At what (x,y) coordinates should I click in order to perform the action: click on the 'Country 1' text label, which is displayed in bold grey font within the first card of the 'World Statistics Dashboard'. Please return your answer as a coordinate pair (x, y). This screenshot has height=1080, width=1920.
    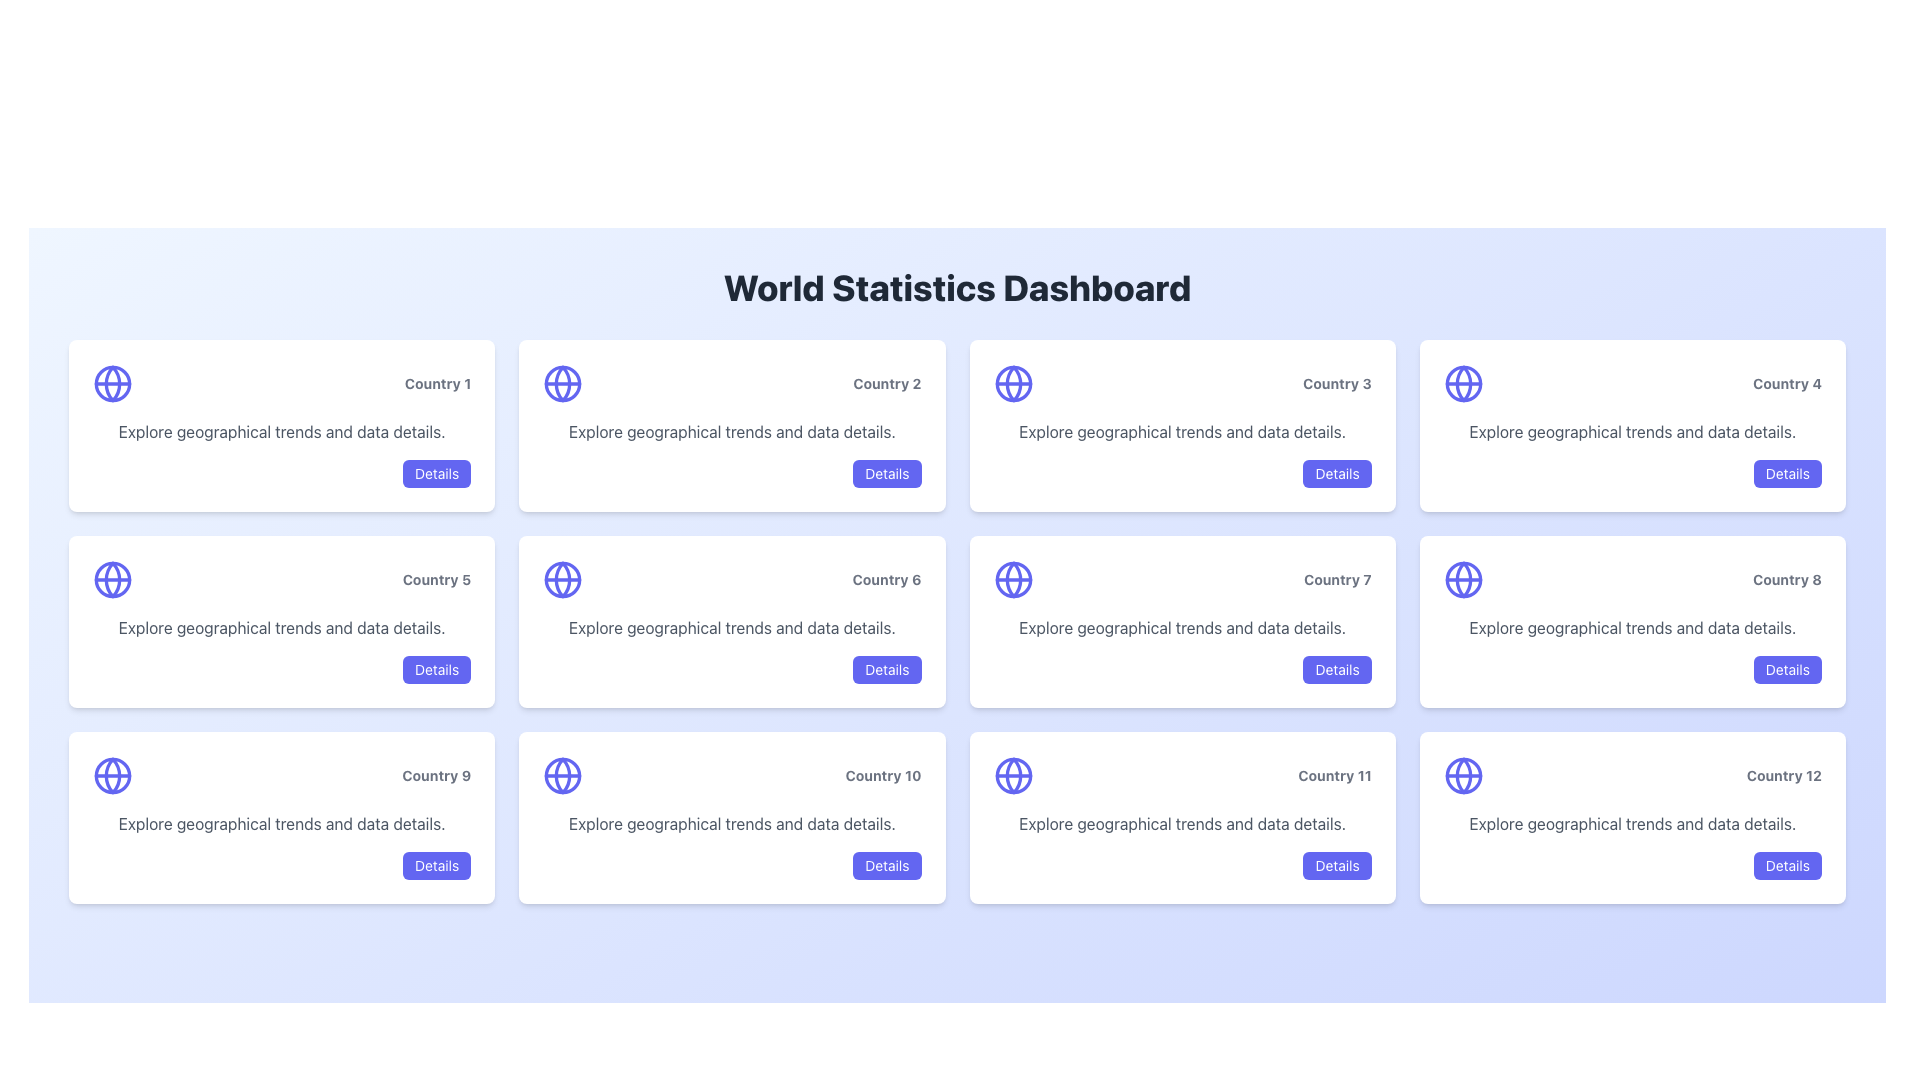
    Looking at the image, I should click on (437, 384).